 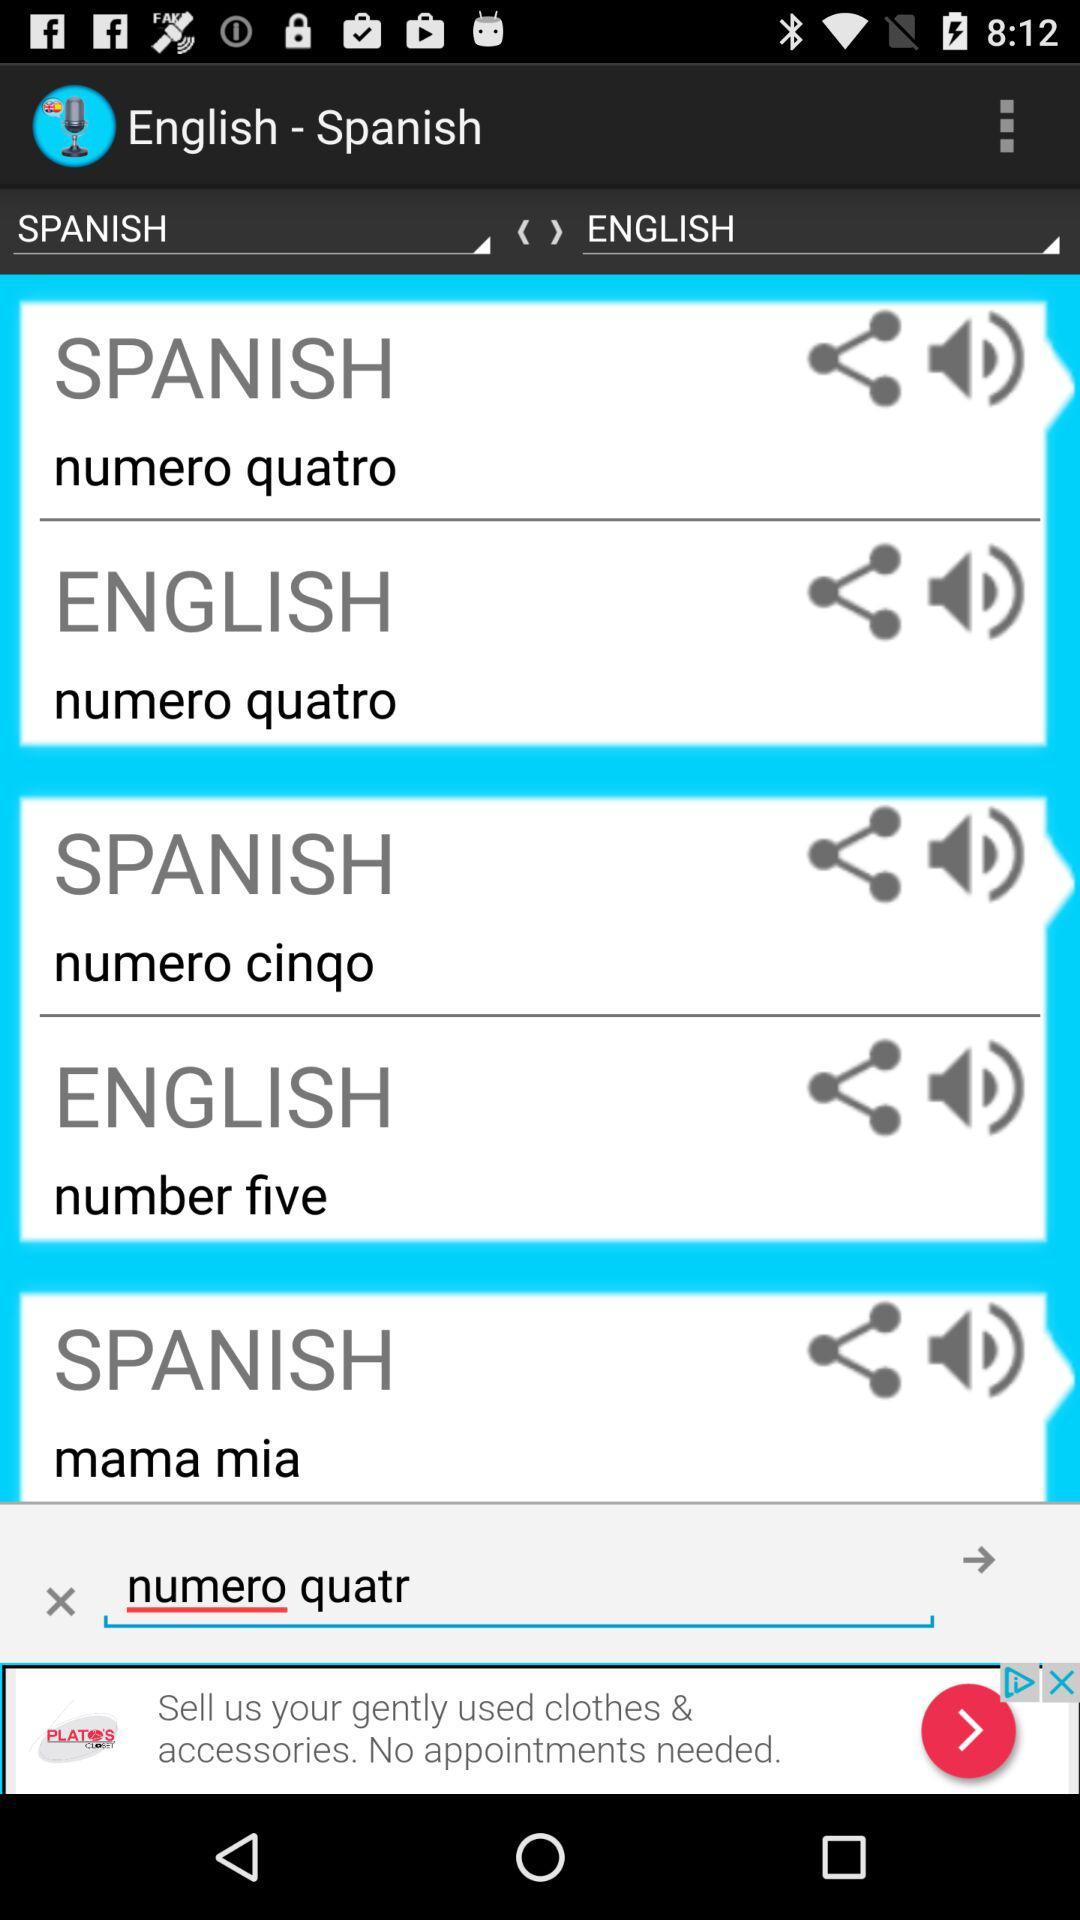 I want to click on hear the word, so click(x=995, y=1086).